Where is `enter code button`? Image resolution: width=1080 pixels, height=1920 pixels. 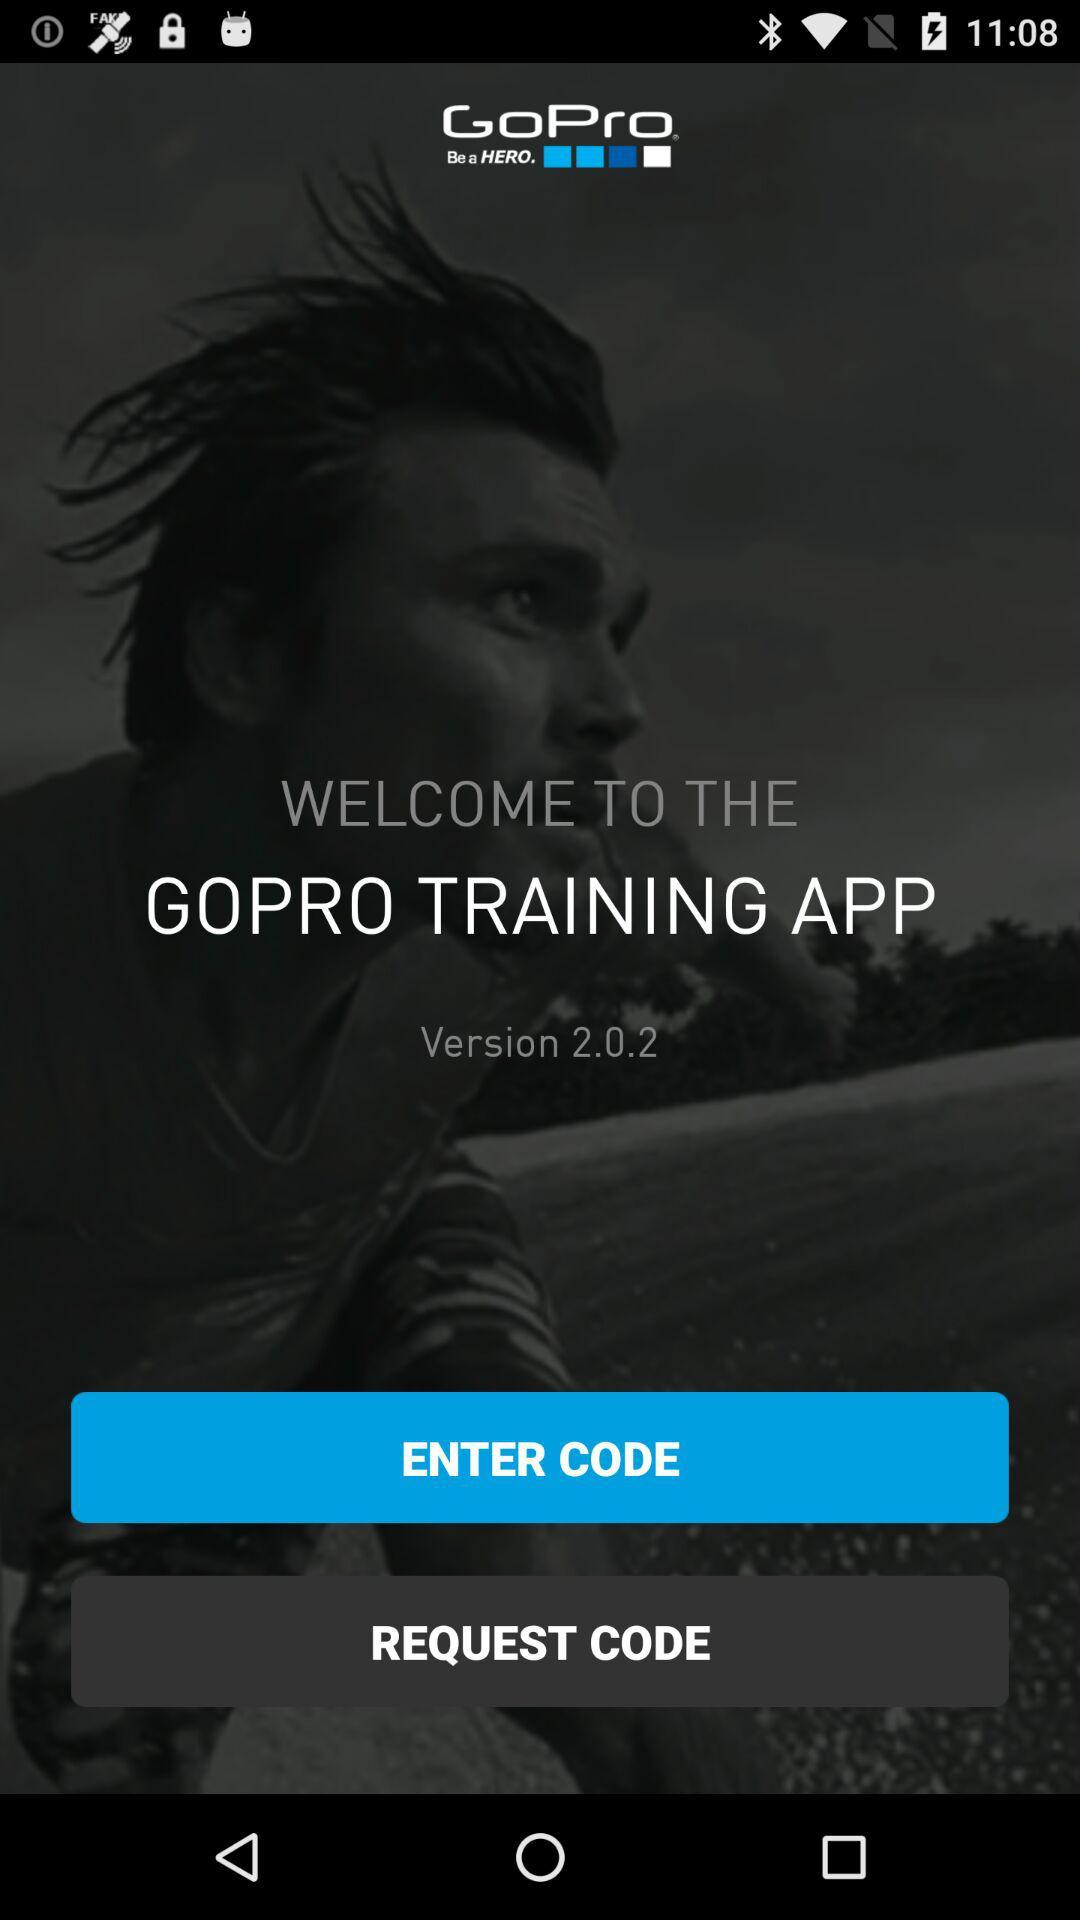
enter code button is located at coordinates (540, 1457).